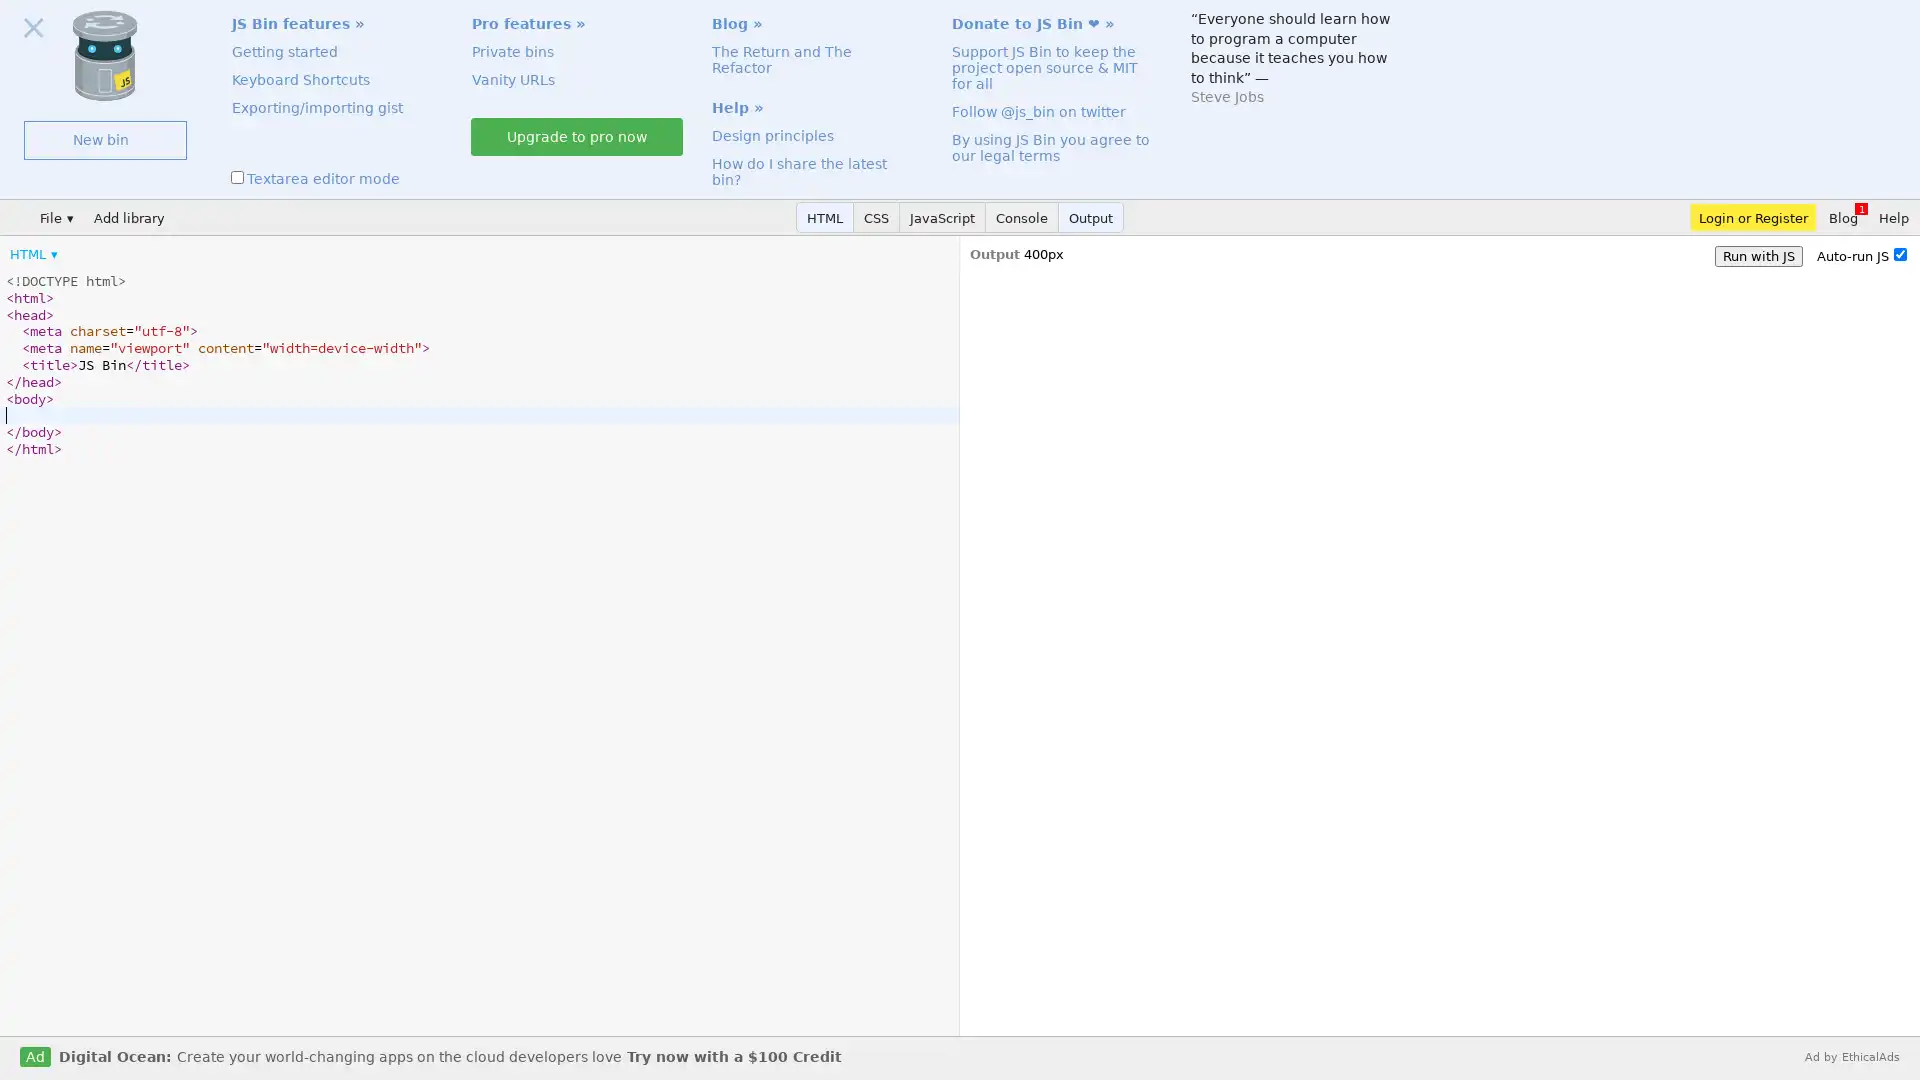  What do you see at coordinates (877, 217) in the screenshot?
I see `CSS Panel: Inactive` at bounding box center [877, 217].